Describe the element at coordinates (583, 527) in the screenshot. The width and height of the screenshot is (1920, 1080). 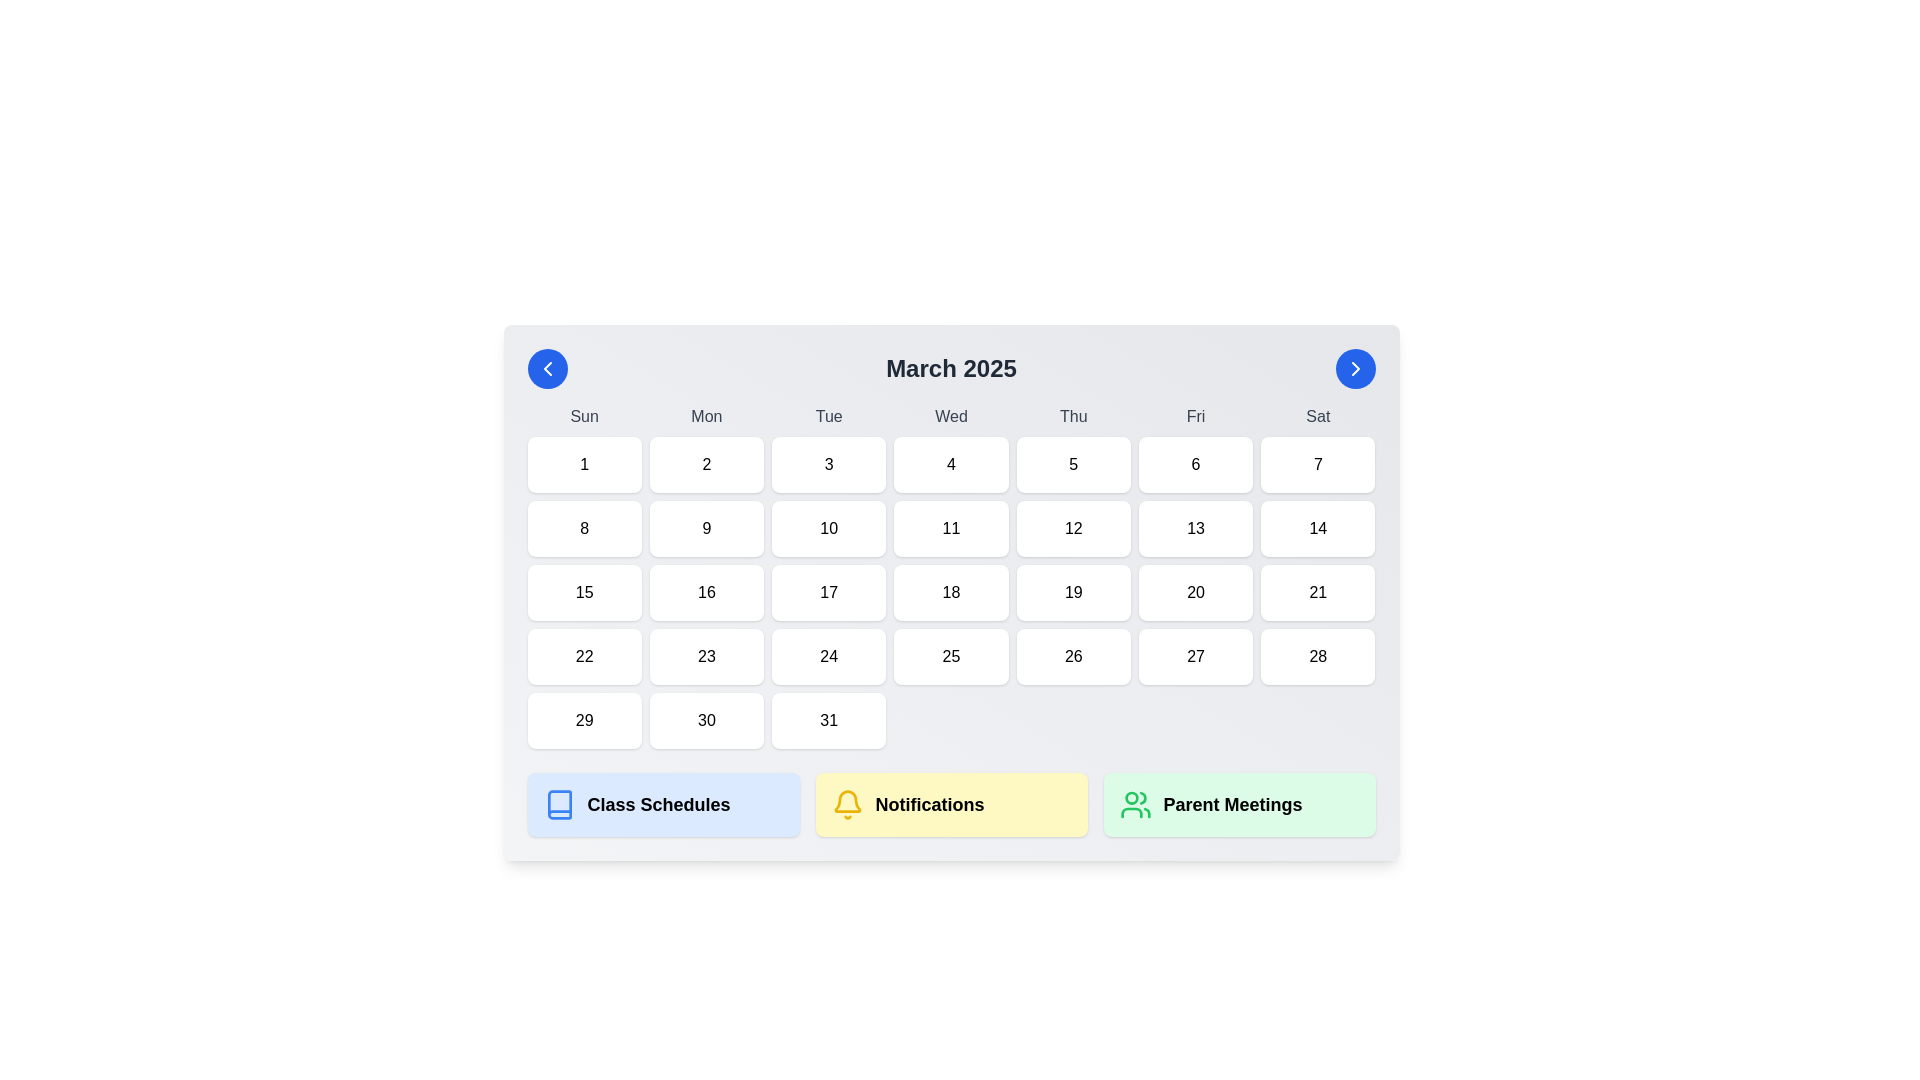
I see `the calendar date cell displaying the number '8' in the second row and first column under the 'Sun' header` at that location.